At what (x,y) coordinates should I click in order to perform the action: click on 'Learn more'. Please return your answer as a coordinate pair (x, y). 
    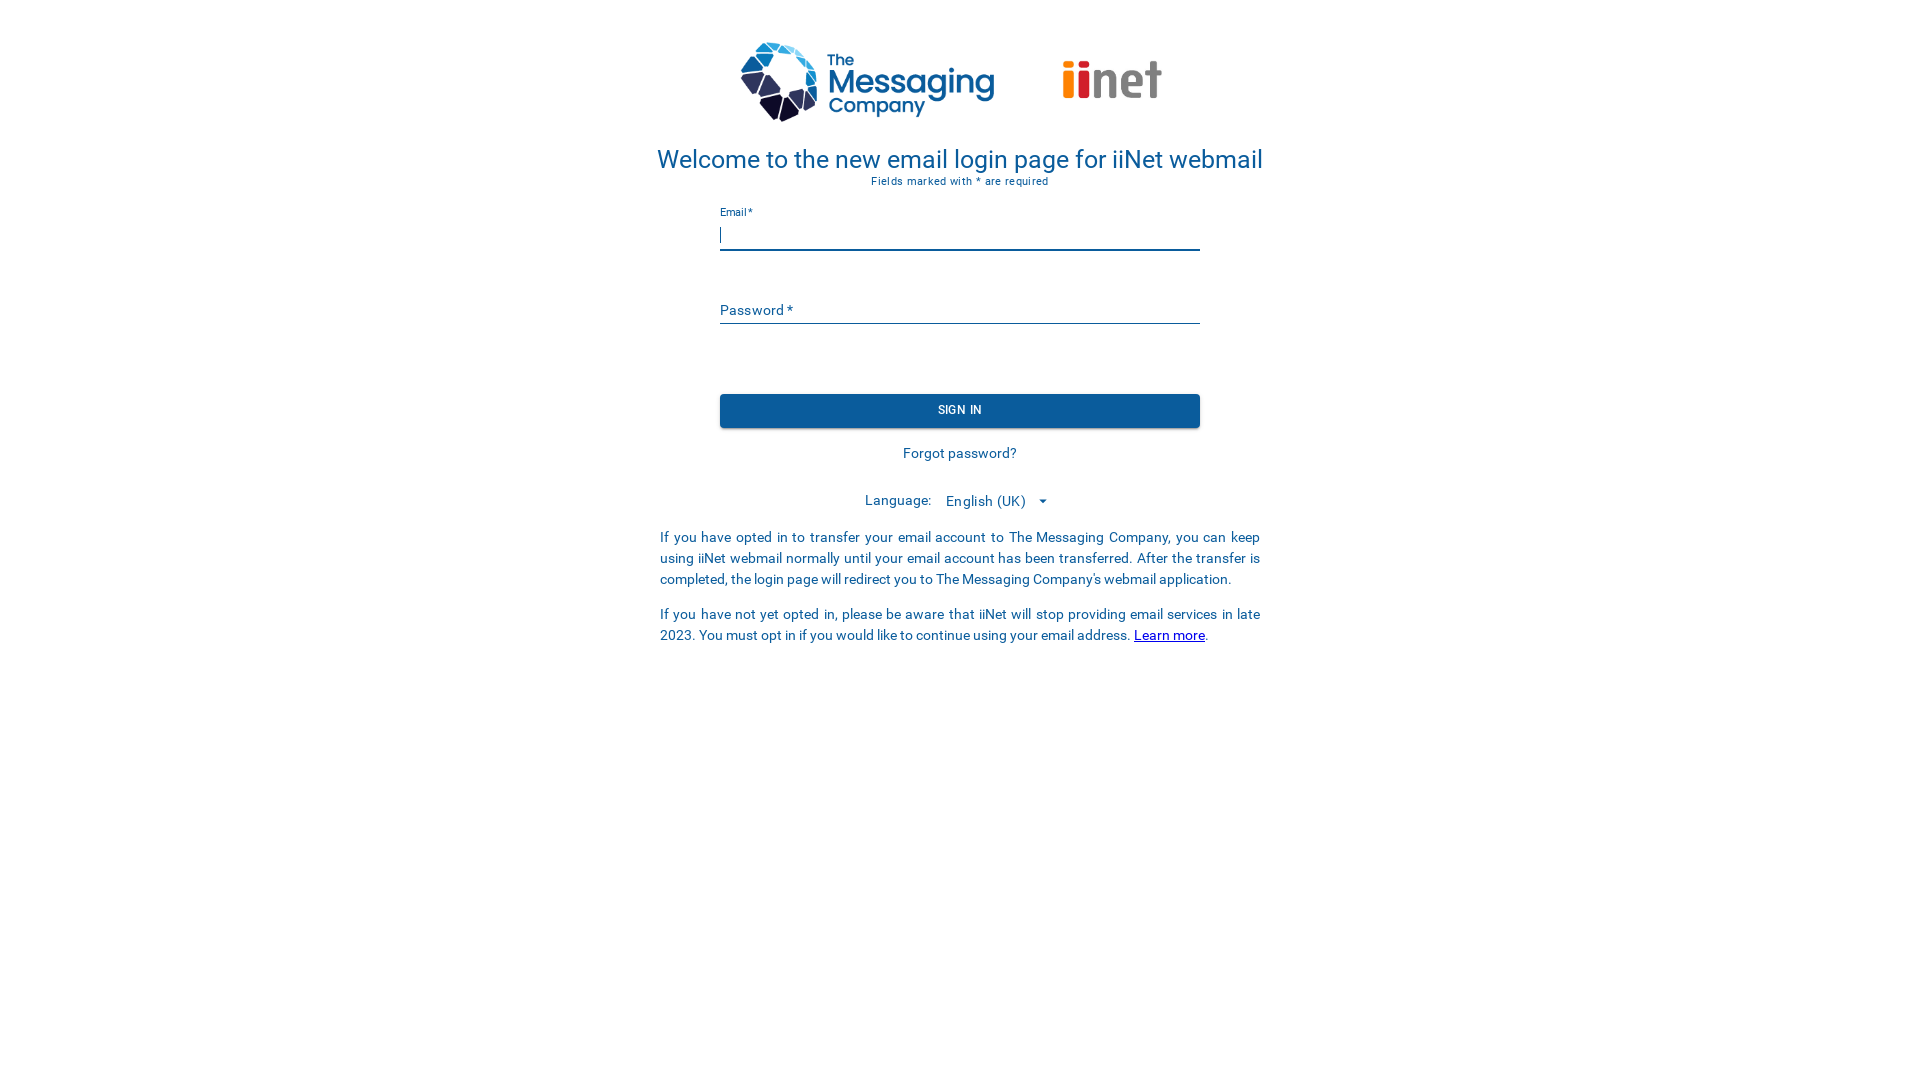
    Looking at the image, I should click on (1169, 635).